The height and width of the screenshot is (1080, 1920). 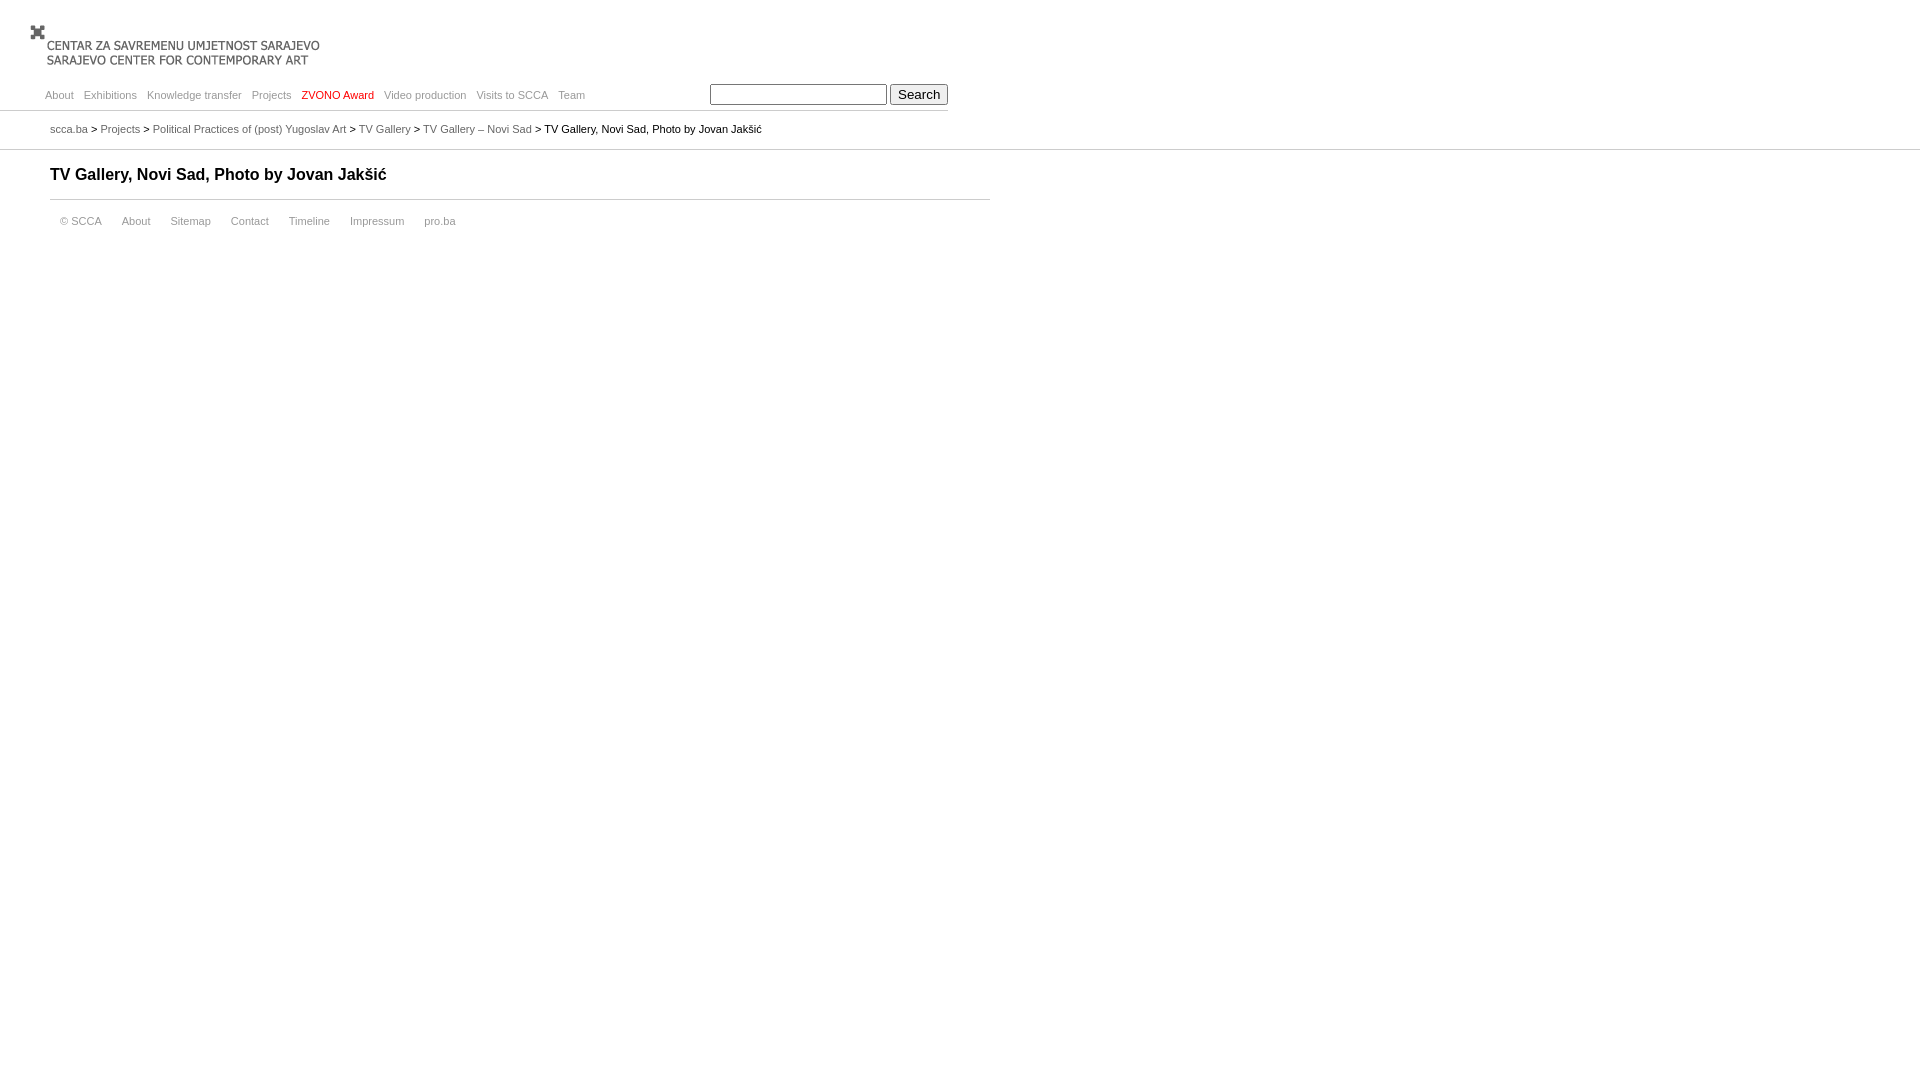 What do you see at coordinates (271, 95) in the screenshot?
I see `'Projects'` at bounding box center [271, 95].